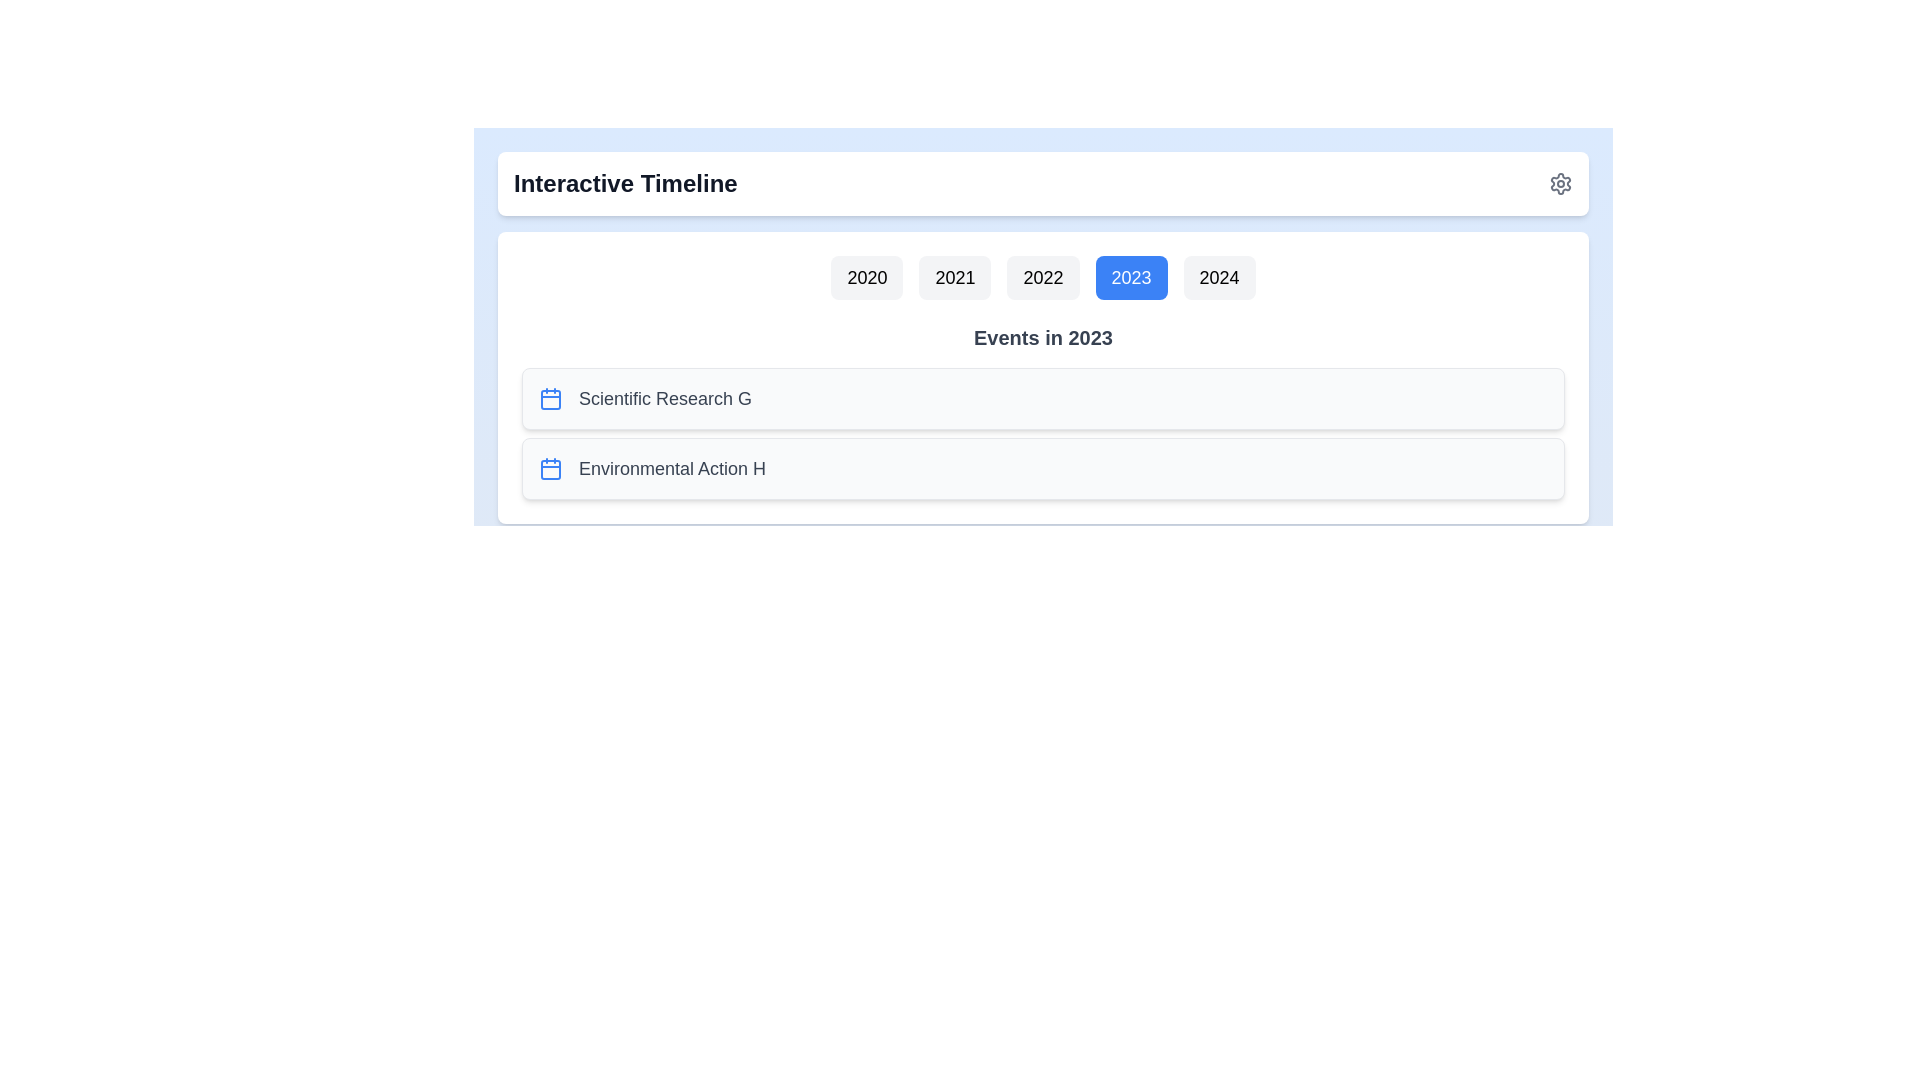 The image size is (1920, 1080). What do you see at coordinates (1559, 184) in the screenshot?
I see `the settings icon located in the top-right corner of the component` at bounding box center [1559, 184].